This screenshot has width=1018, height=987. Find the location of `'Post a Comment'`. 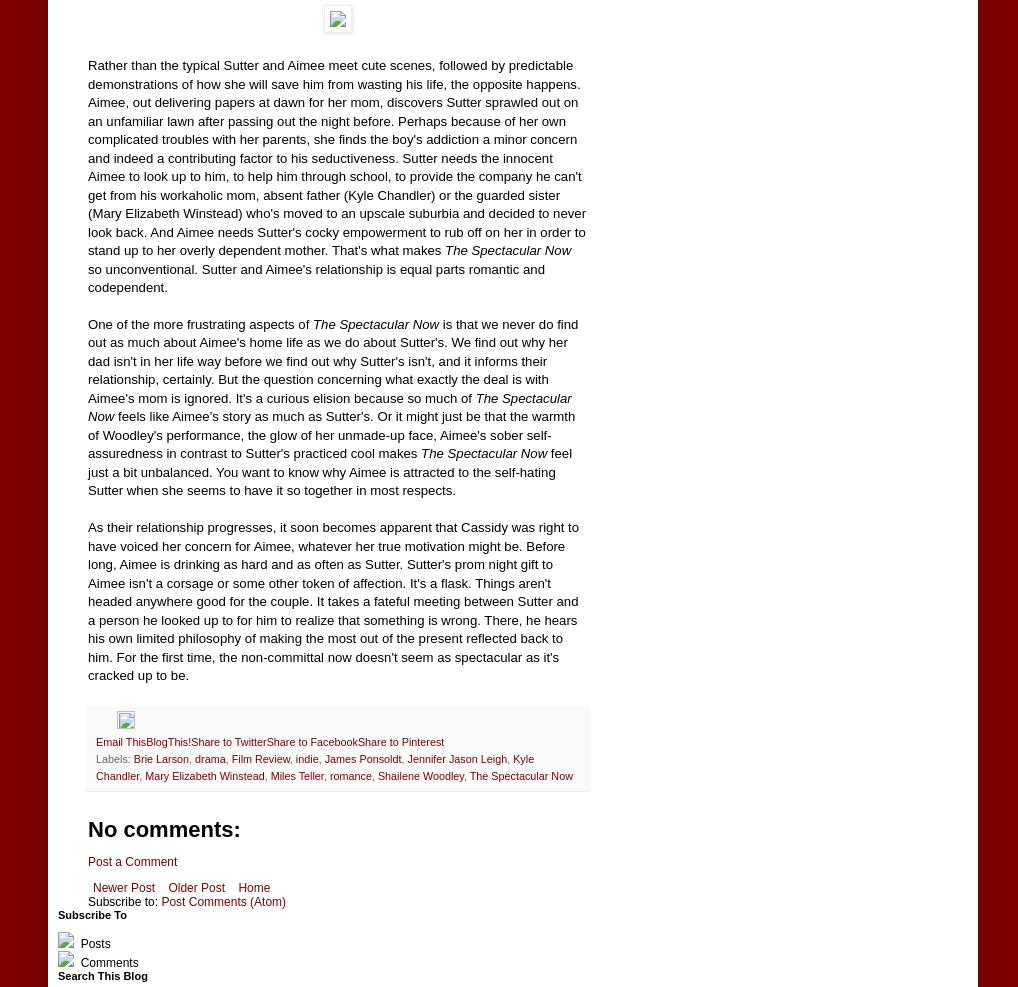

'Post a Comment' is located at coordinates (131, 859).